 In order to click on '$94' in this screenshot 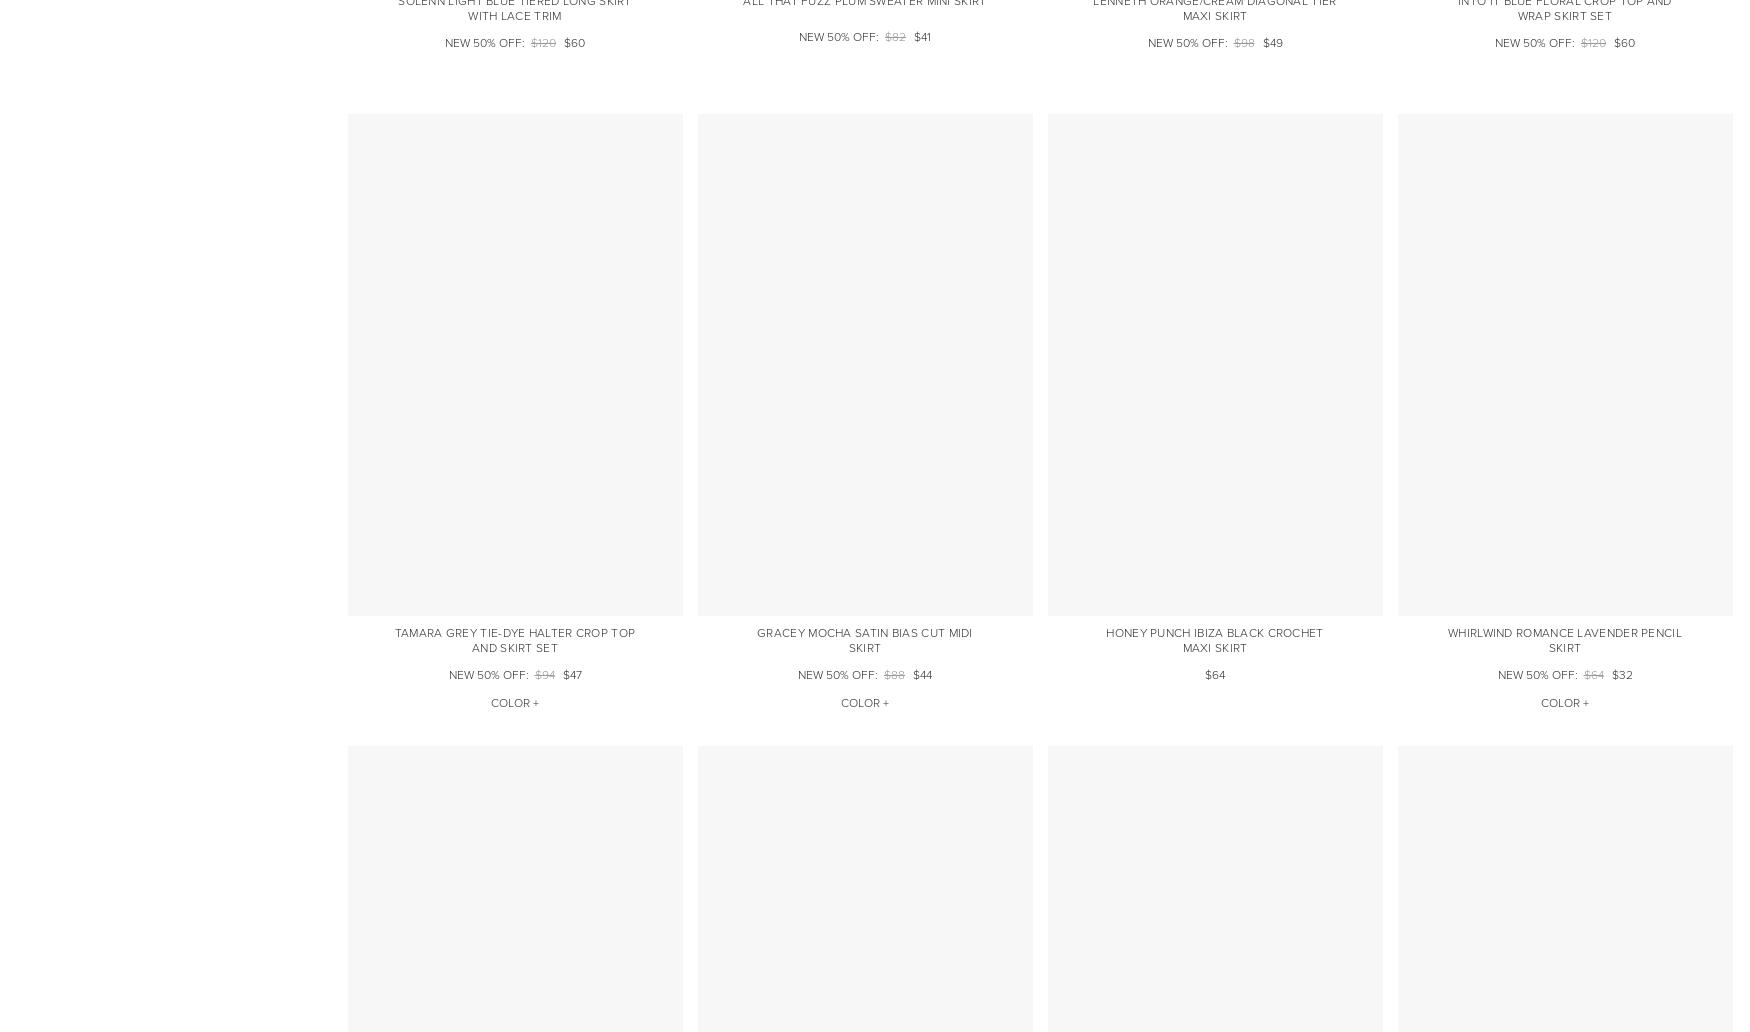, I will do `click(543, 674)`.